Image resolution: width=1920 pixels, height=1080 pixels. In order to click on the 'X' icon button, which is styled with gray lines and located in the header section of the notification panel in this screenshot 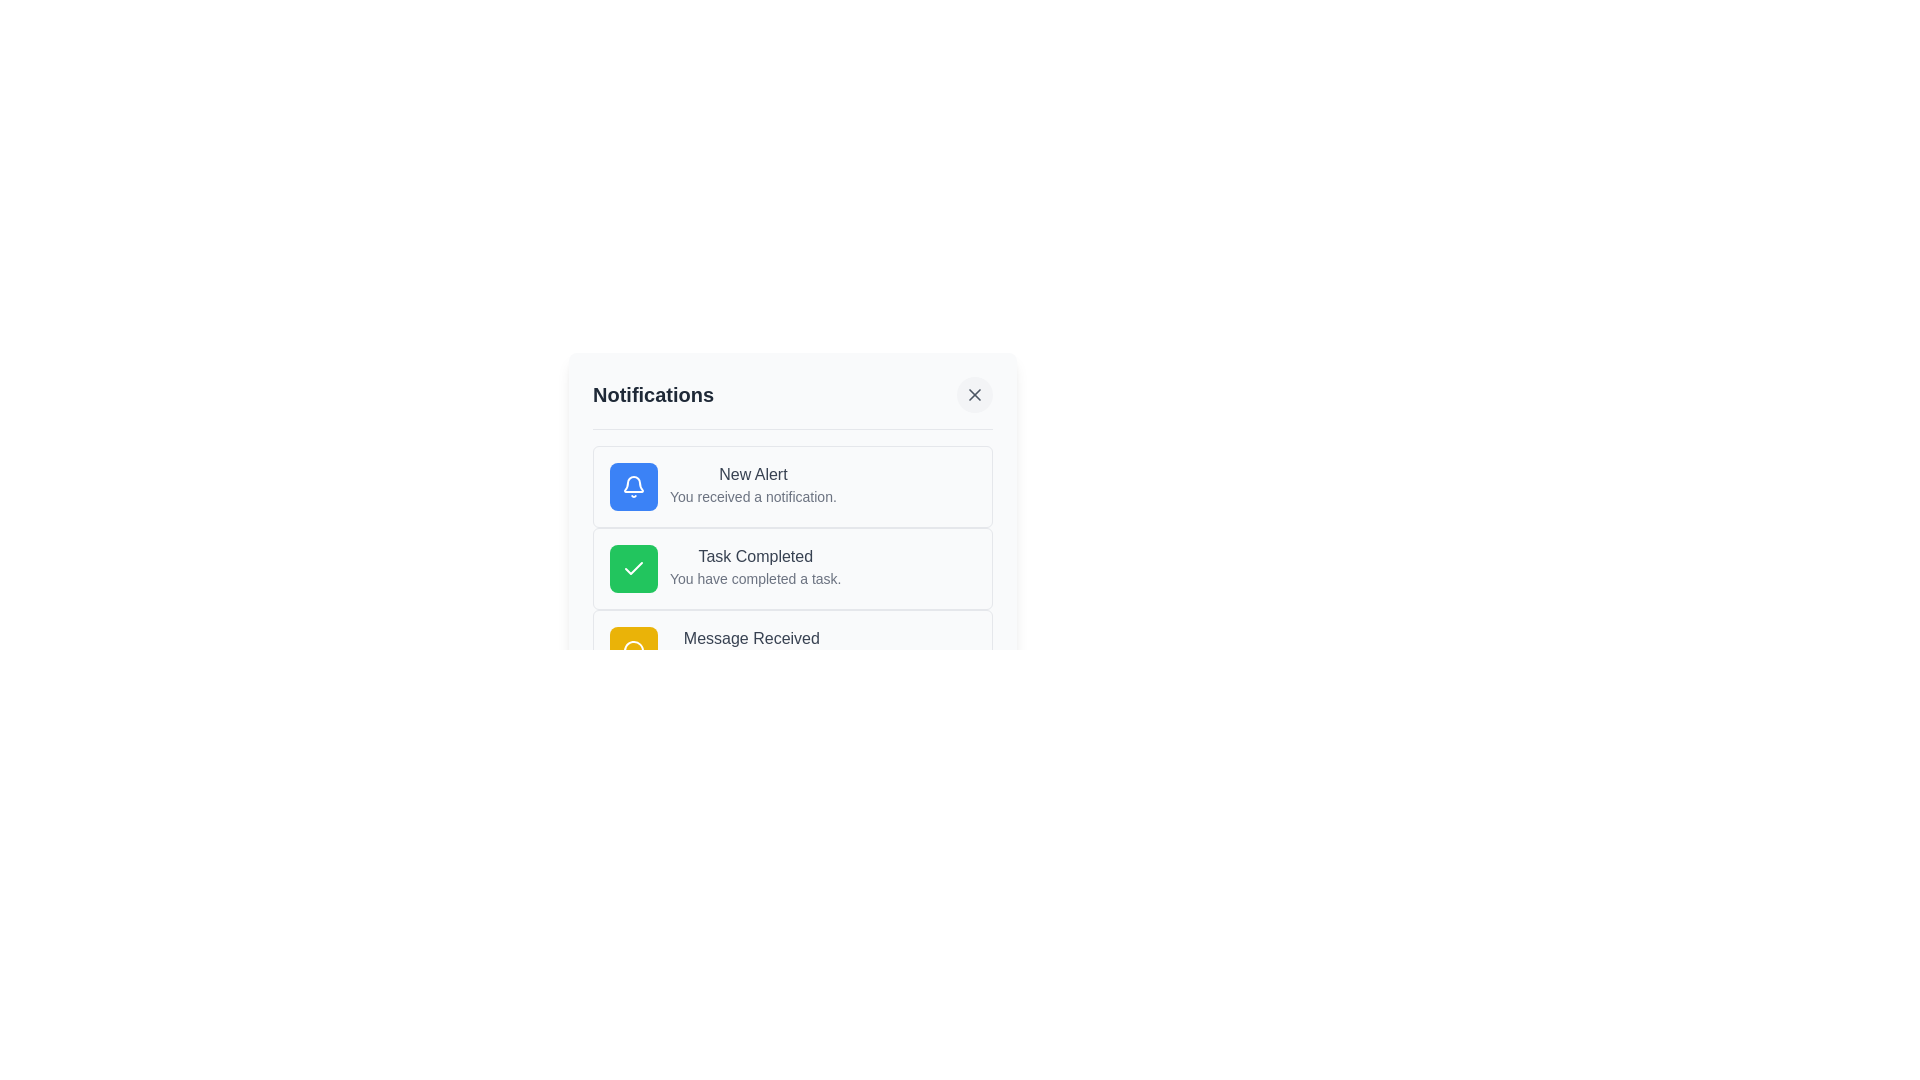, I will do `click(974, 394)`.